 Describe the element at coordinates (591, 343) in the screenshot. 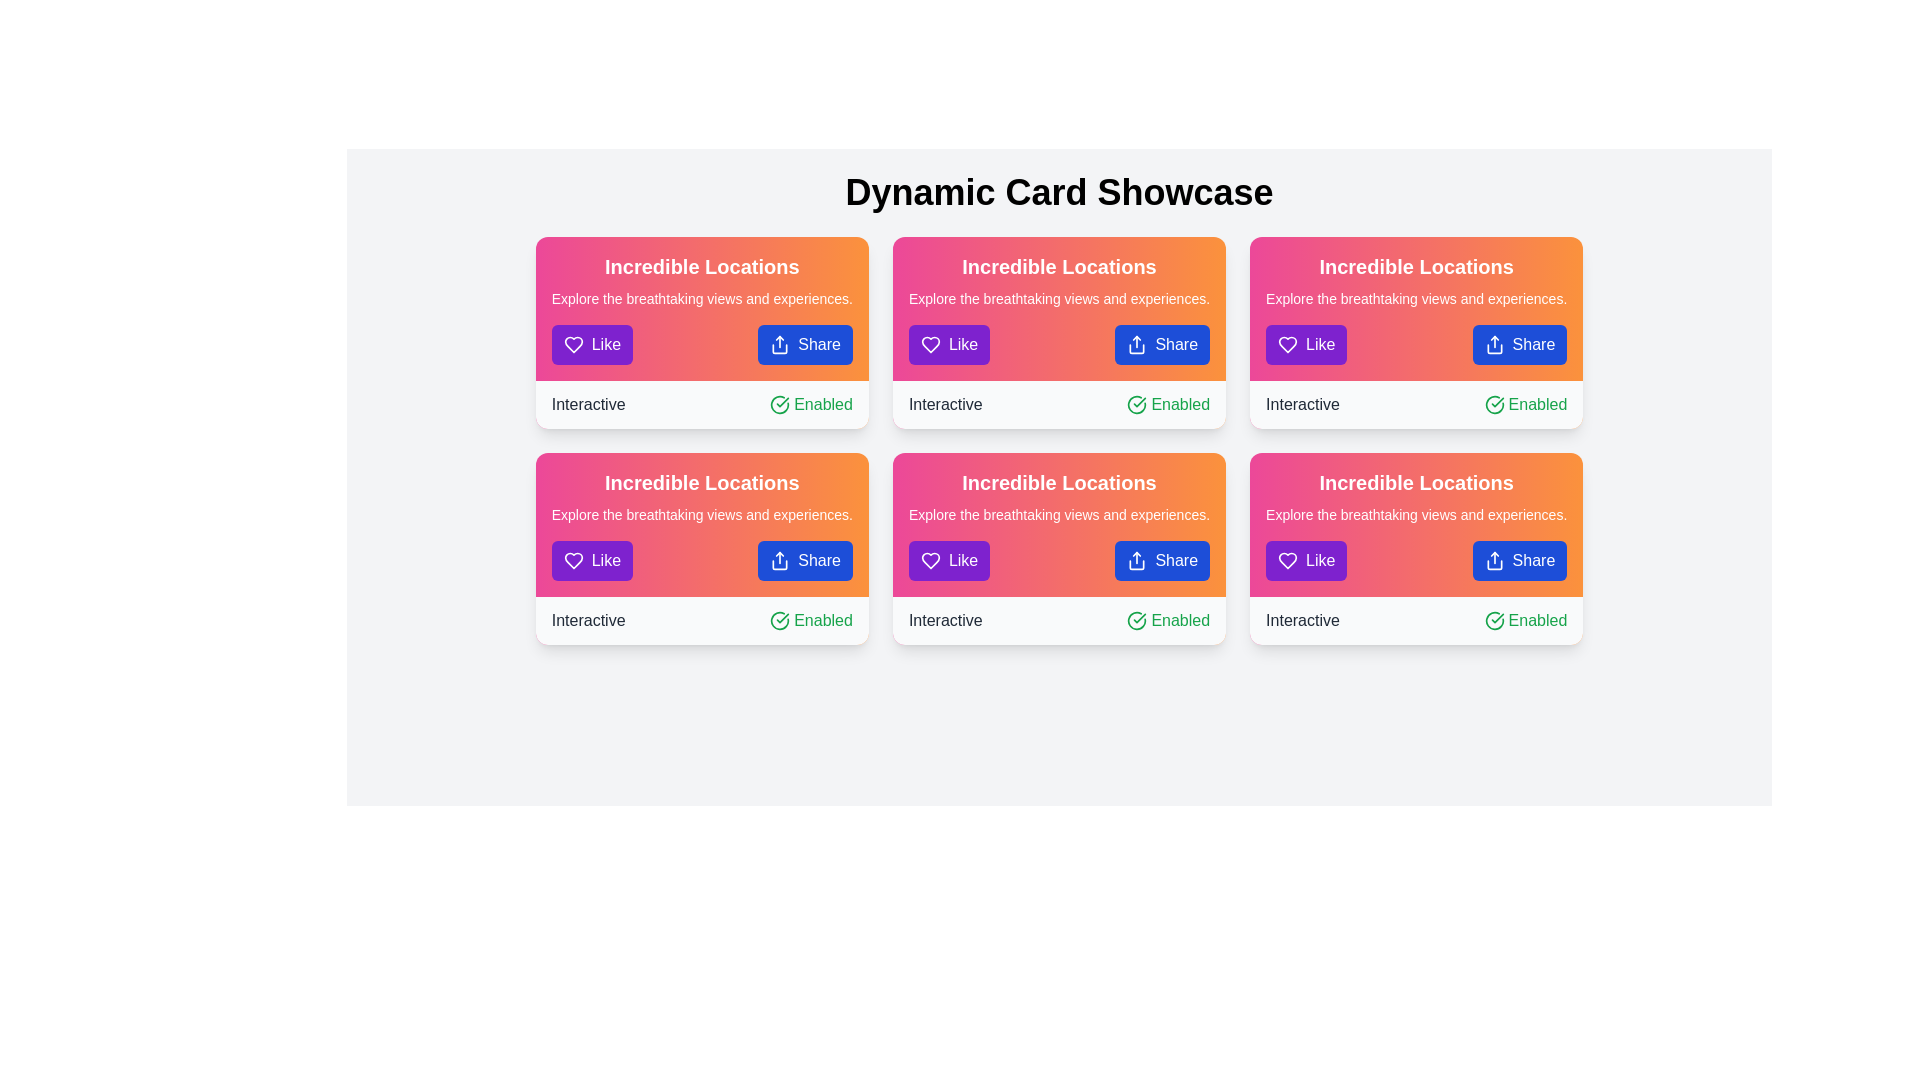

I see `the 'Like' button with a purple background and heart icon located in the first card of the top row under 'Incredible Locations' to like the content` at that location.